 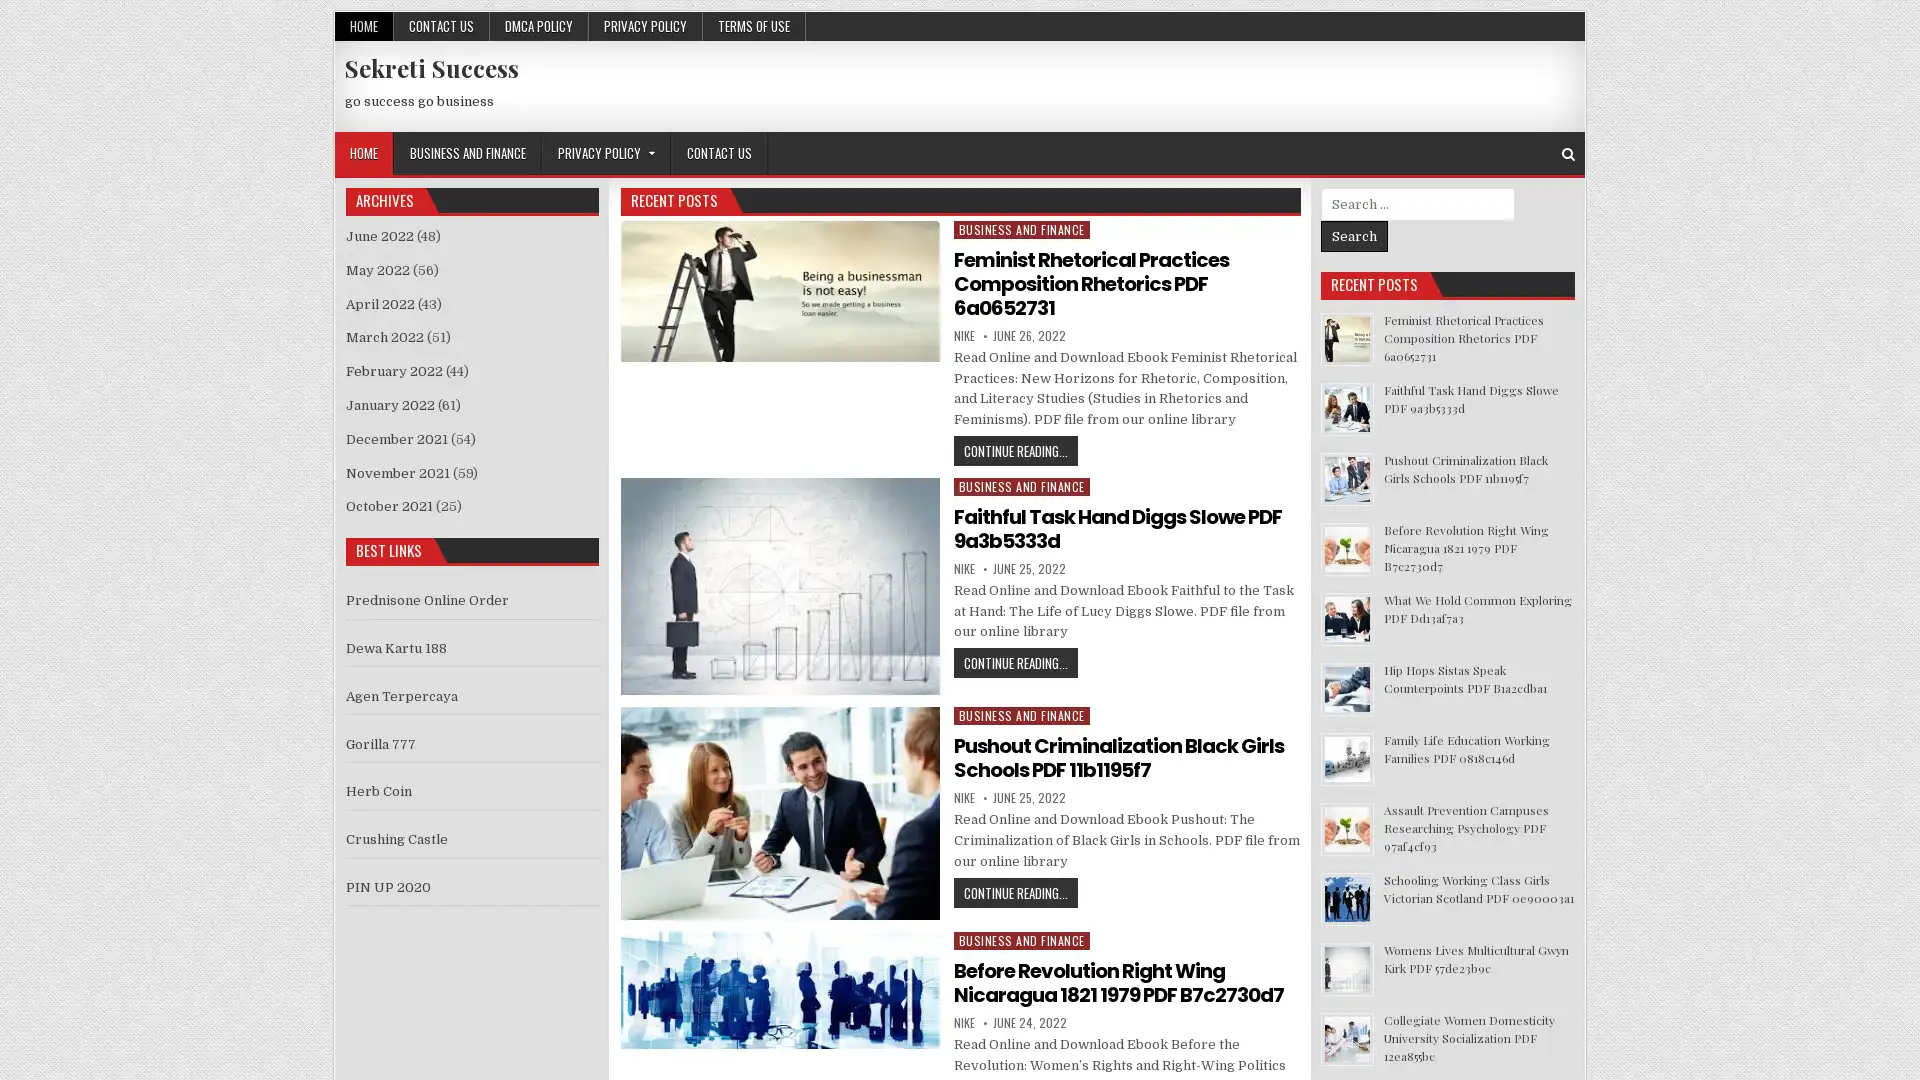 I want to click on Search, so click(x=1354, y=235).